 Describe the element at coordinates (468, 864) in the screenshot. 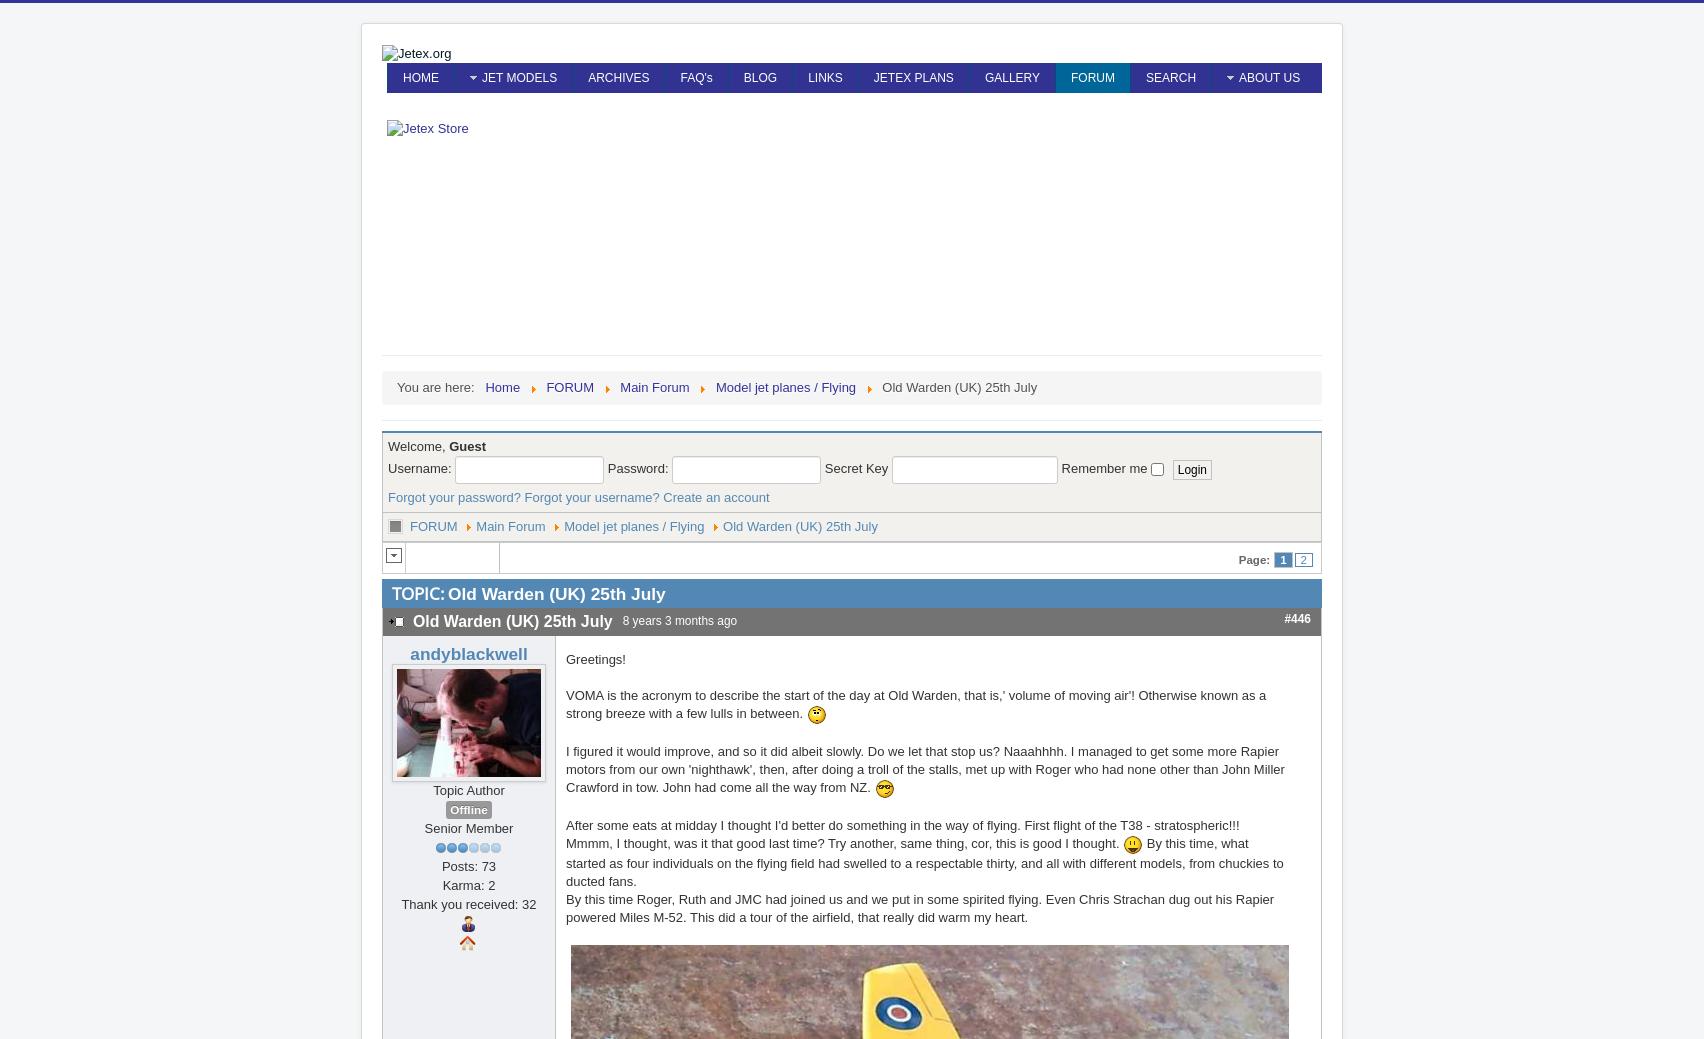

I see `'Posts: 73'` at that location.